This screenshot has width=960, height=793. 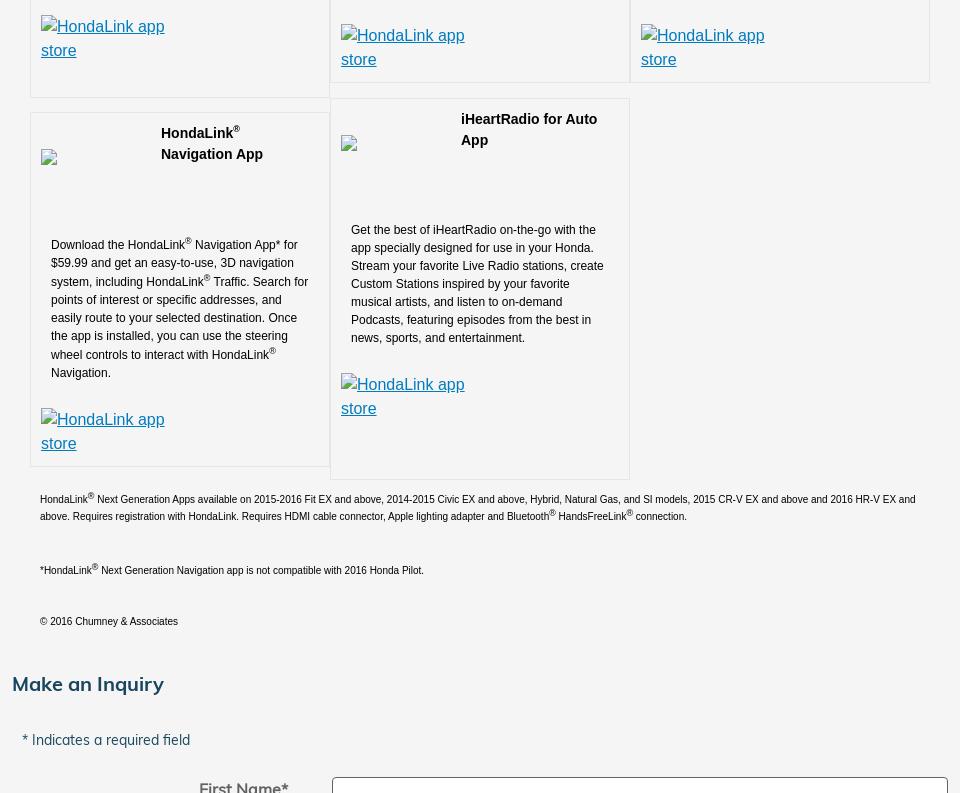 What do you see at coordinates (81, 370) in the screenshot?
I see `'Navigation.'` at bounding box center [81, 370].